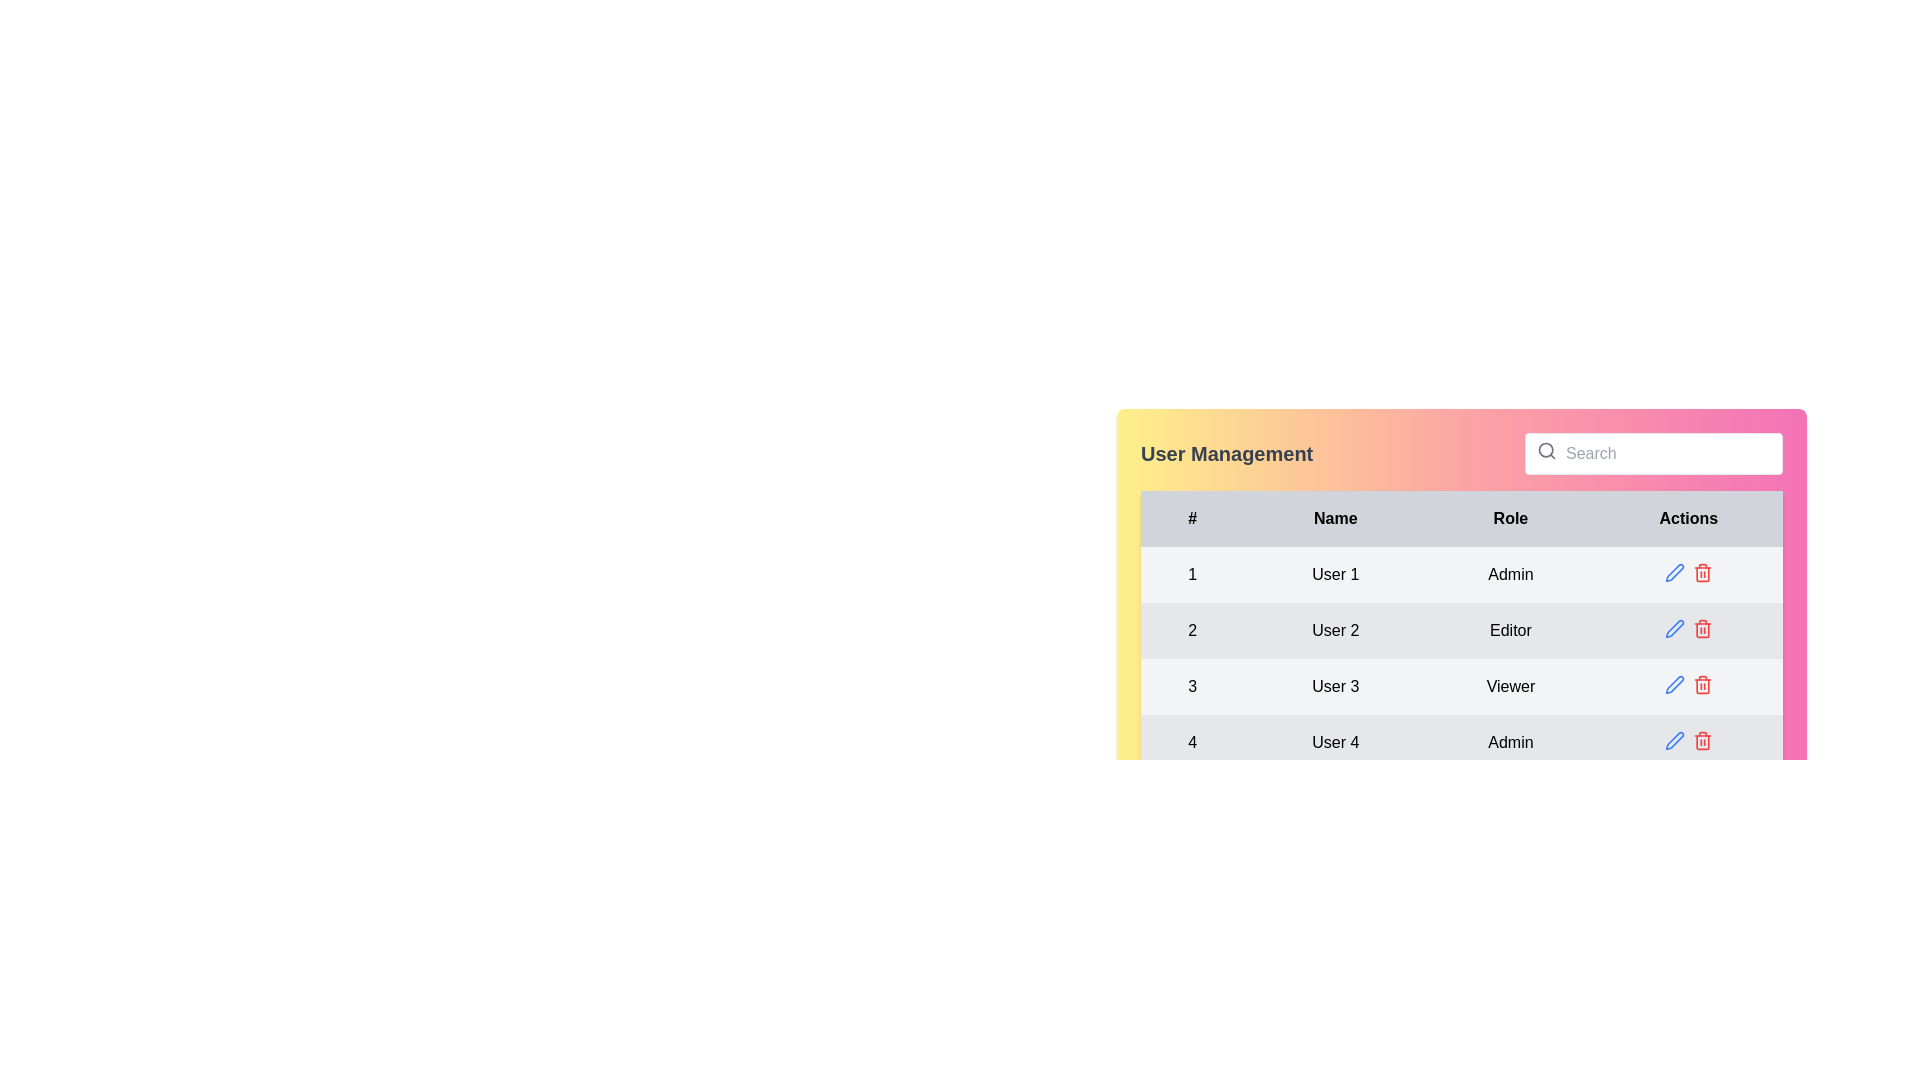  I want to click on the Static Text element displaying the numerical value '2', which is part of a table row under the header column '#', so click(1192, 631).